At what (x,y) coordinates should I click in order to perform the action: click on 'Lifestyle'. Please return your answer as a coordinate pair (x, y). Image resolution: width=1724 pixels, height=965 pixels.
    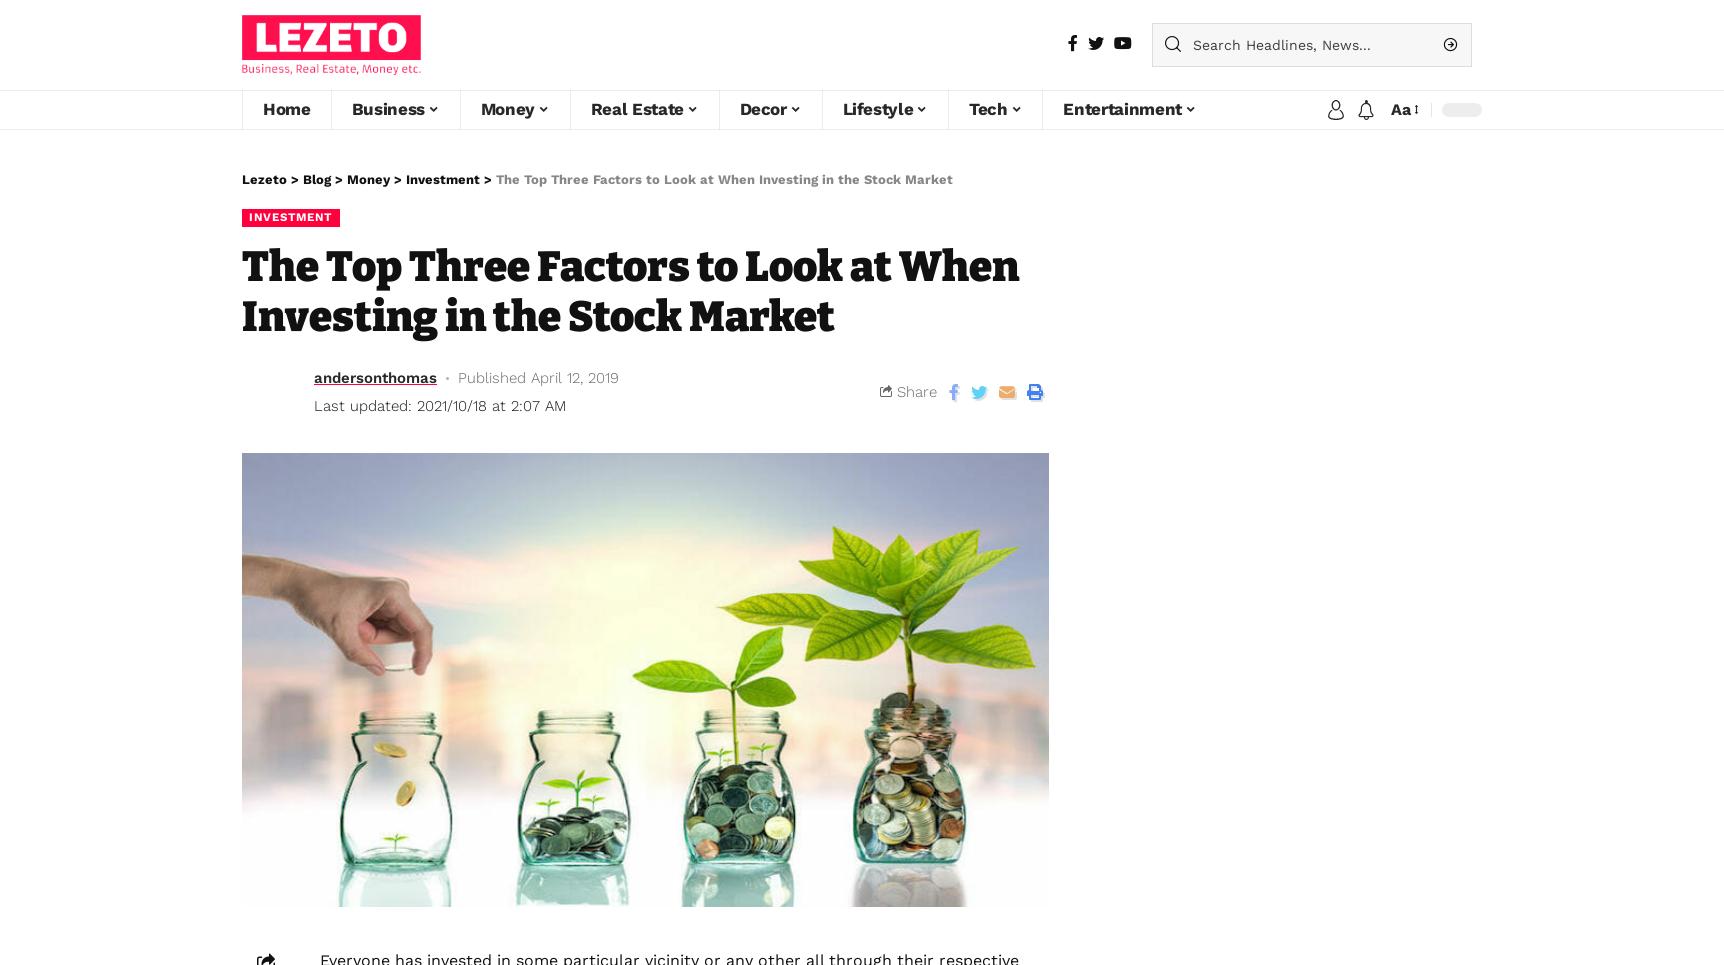
    Looking at the image, I should click on (877, 108).